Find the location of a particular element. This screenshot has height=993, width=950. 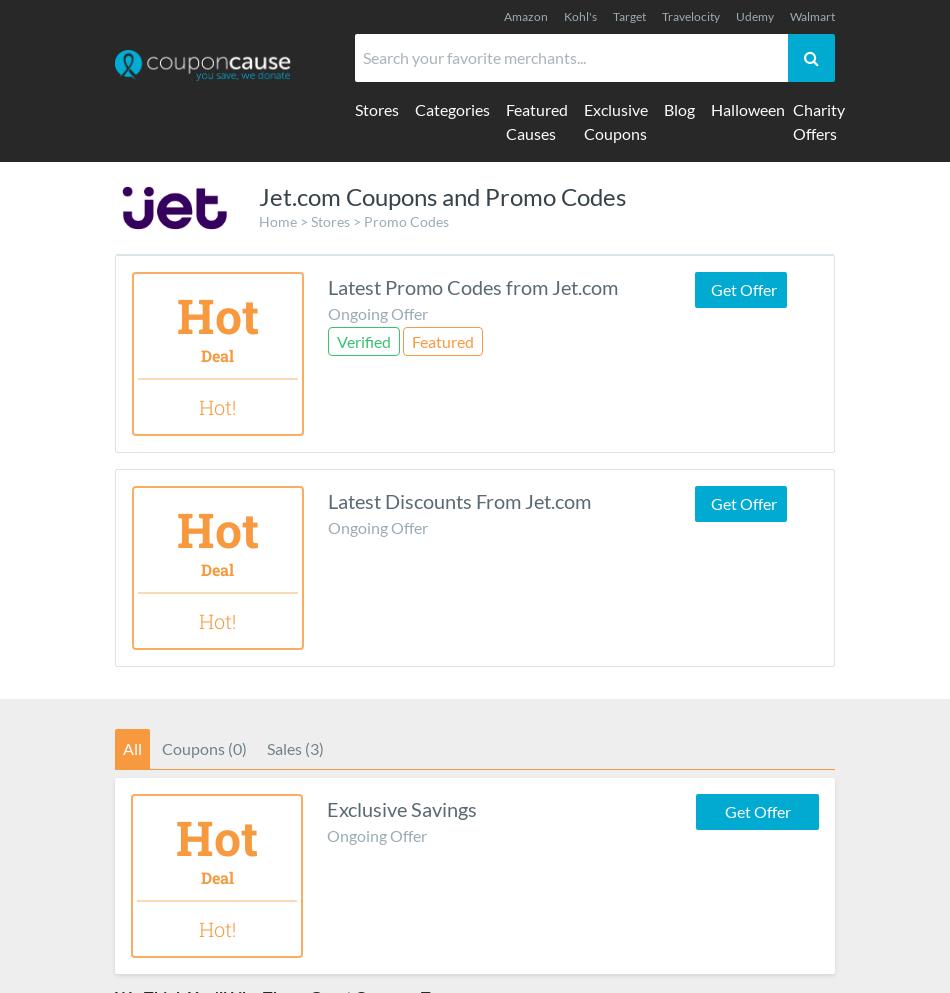

'>' is located at coordinates (303, 220).